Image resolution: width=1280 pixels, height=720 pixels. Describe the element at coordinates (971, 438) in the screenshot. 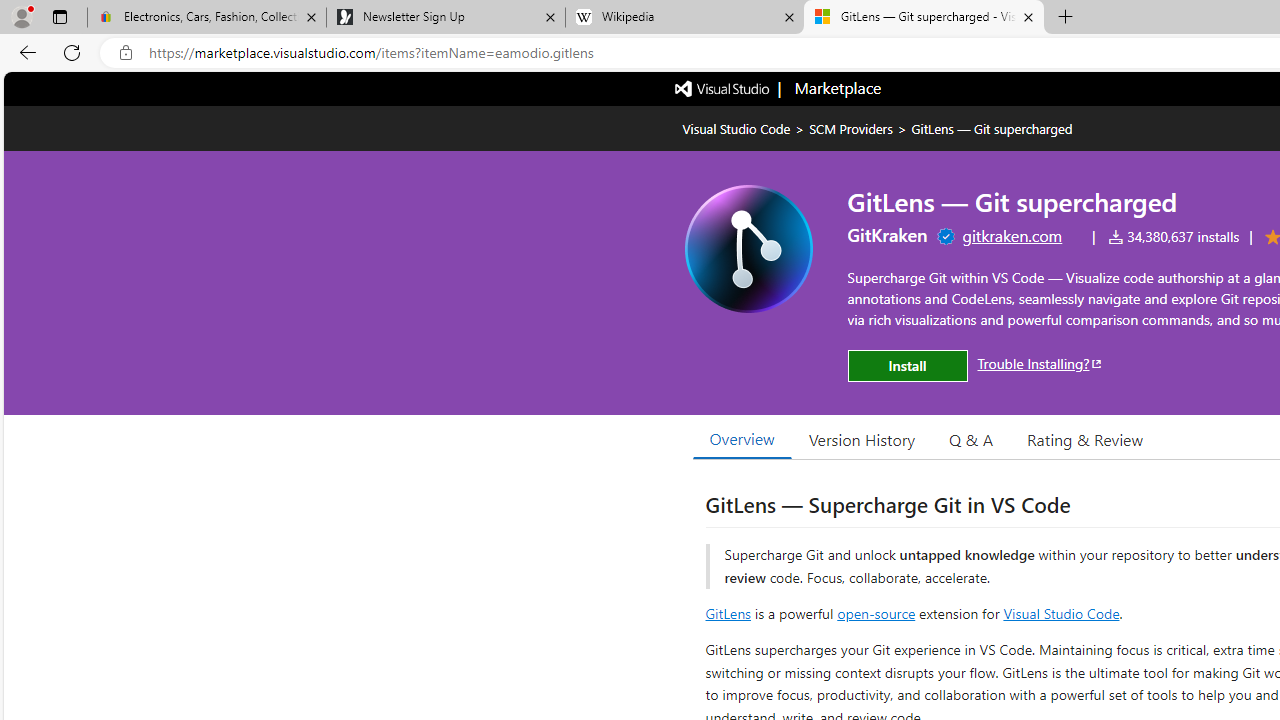

I see `'Q & A'` at that location.